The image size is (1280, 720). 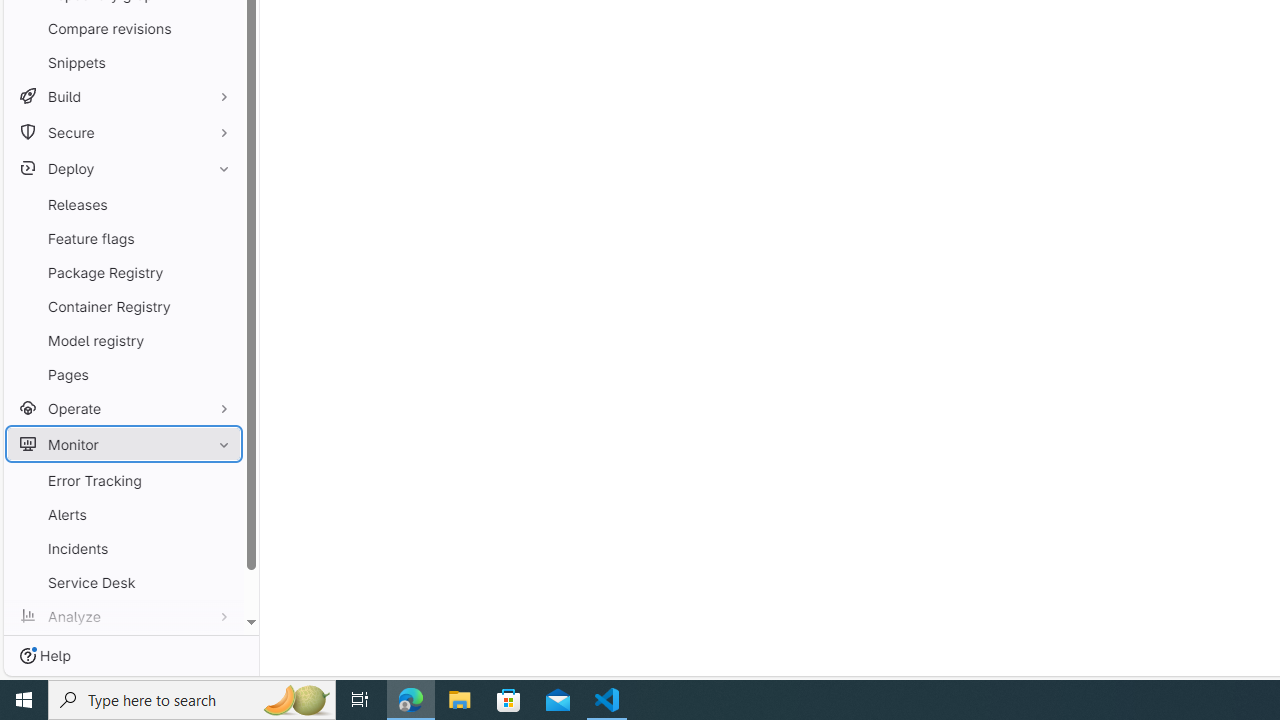 I want to click on 'Operate', so click(x=123, y=407).